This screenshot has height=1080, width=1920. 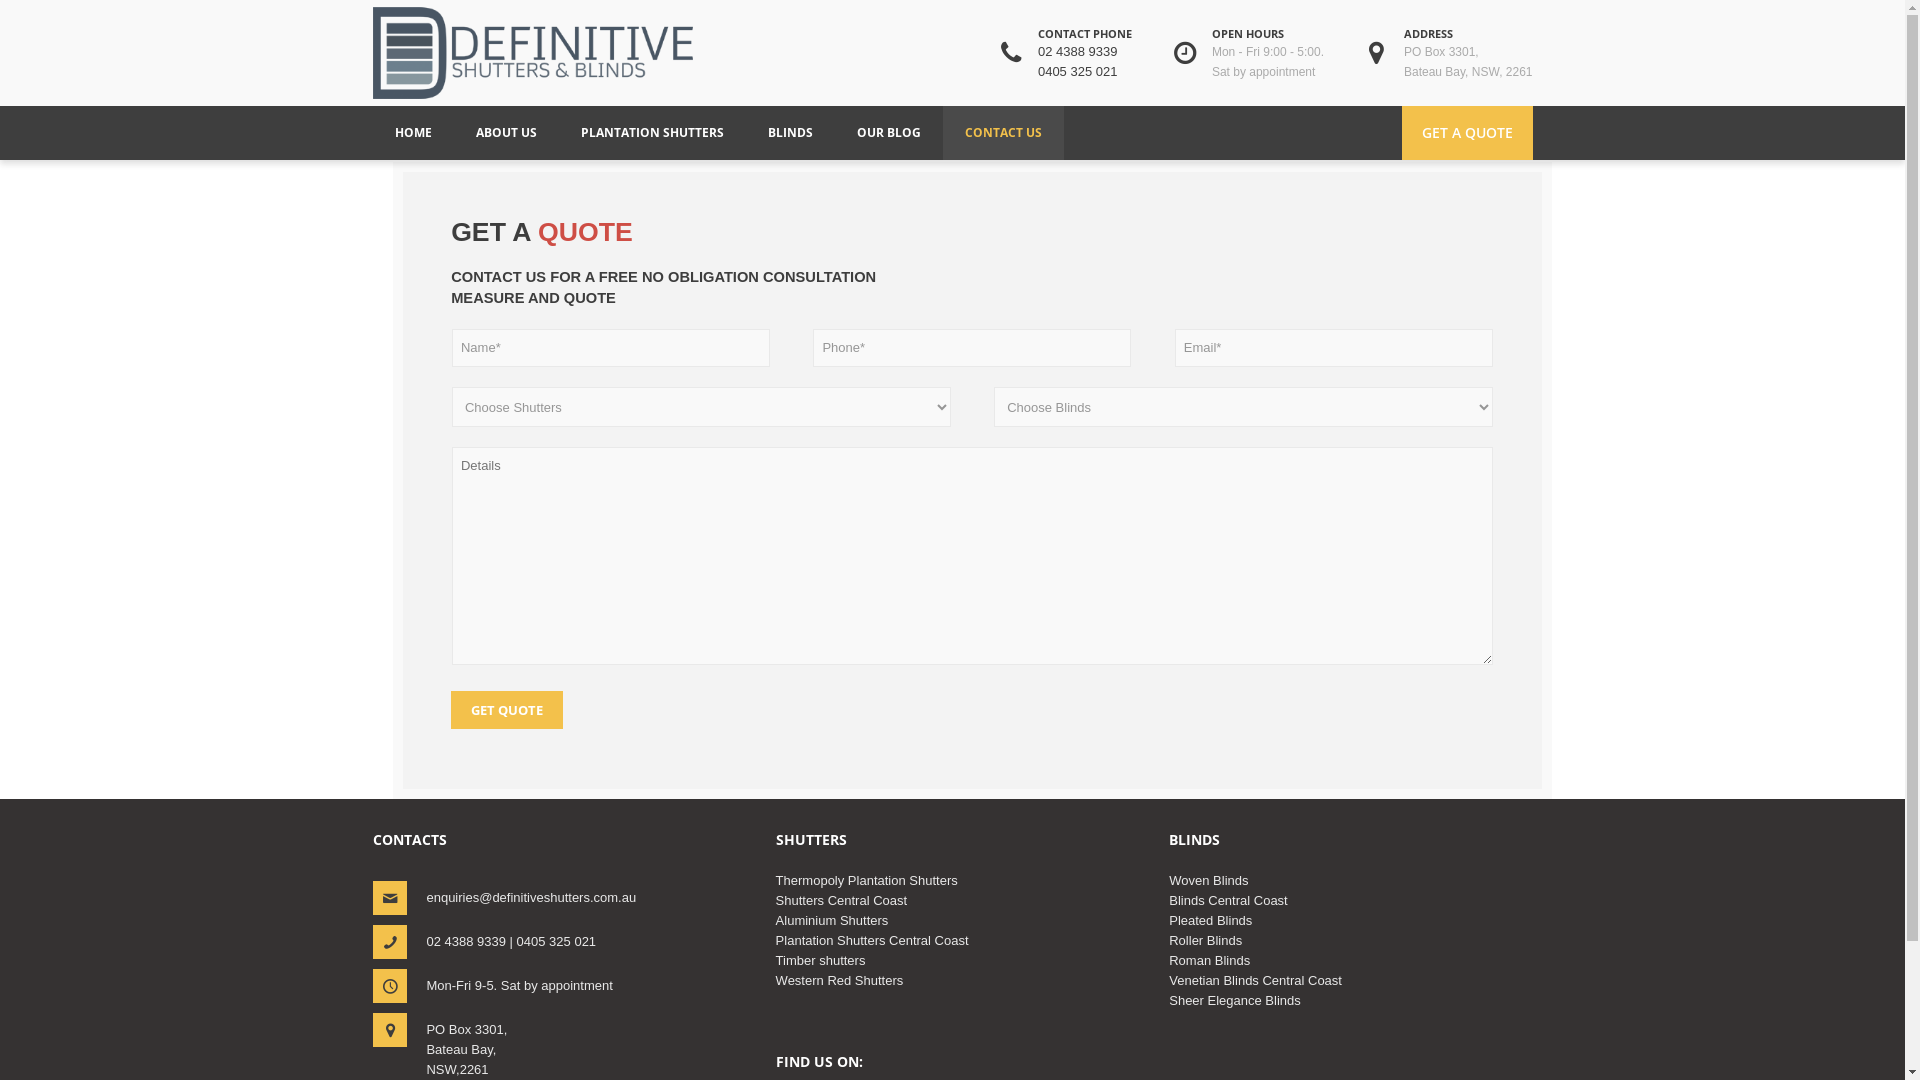 I want to click on 'CONTACT US', so click(x=1002, y=132).